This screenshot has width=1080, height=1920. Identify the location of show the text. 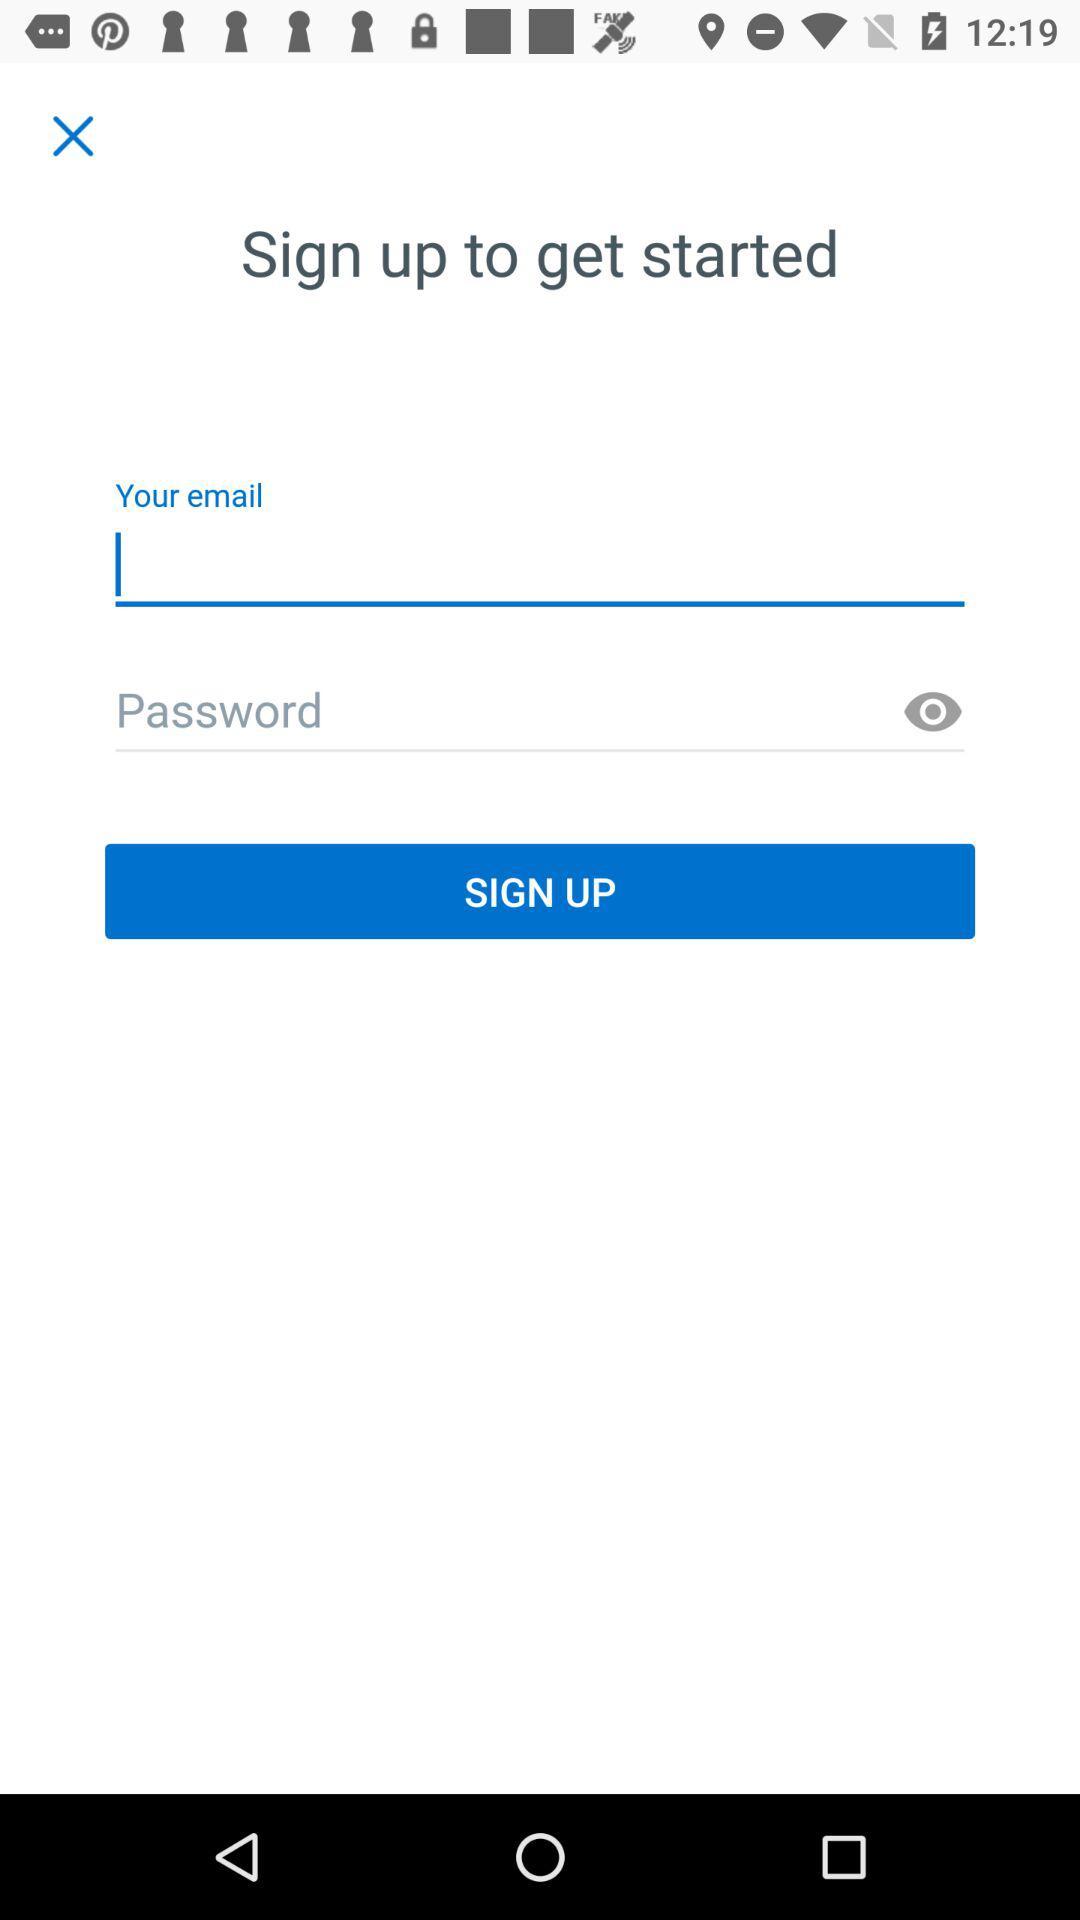
(933, 712).